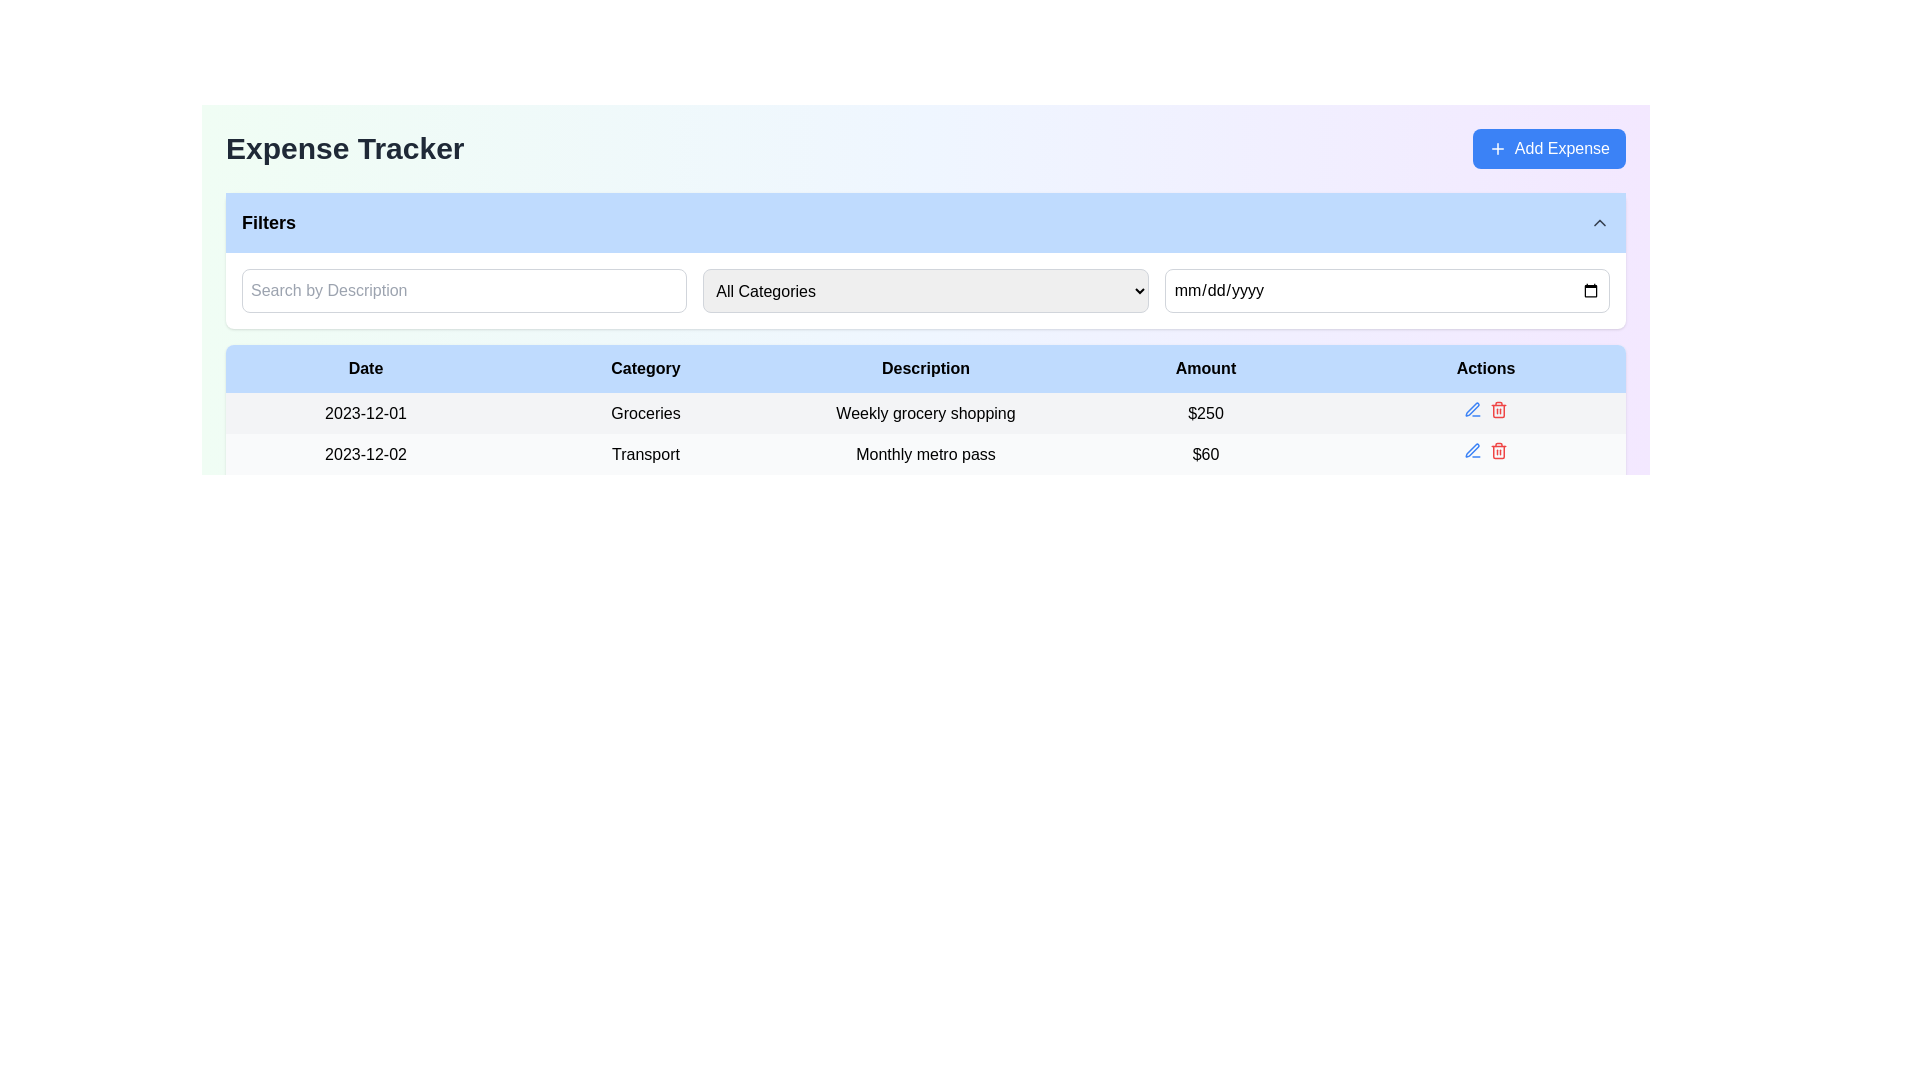 This screenshot has height=1080, width=1920. I want to click on the prominent header displaying 'Expense Tracker', styled with a bold and large font in dark gray, positioned at the top-left corner of the application interface, so click(345, 148).